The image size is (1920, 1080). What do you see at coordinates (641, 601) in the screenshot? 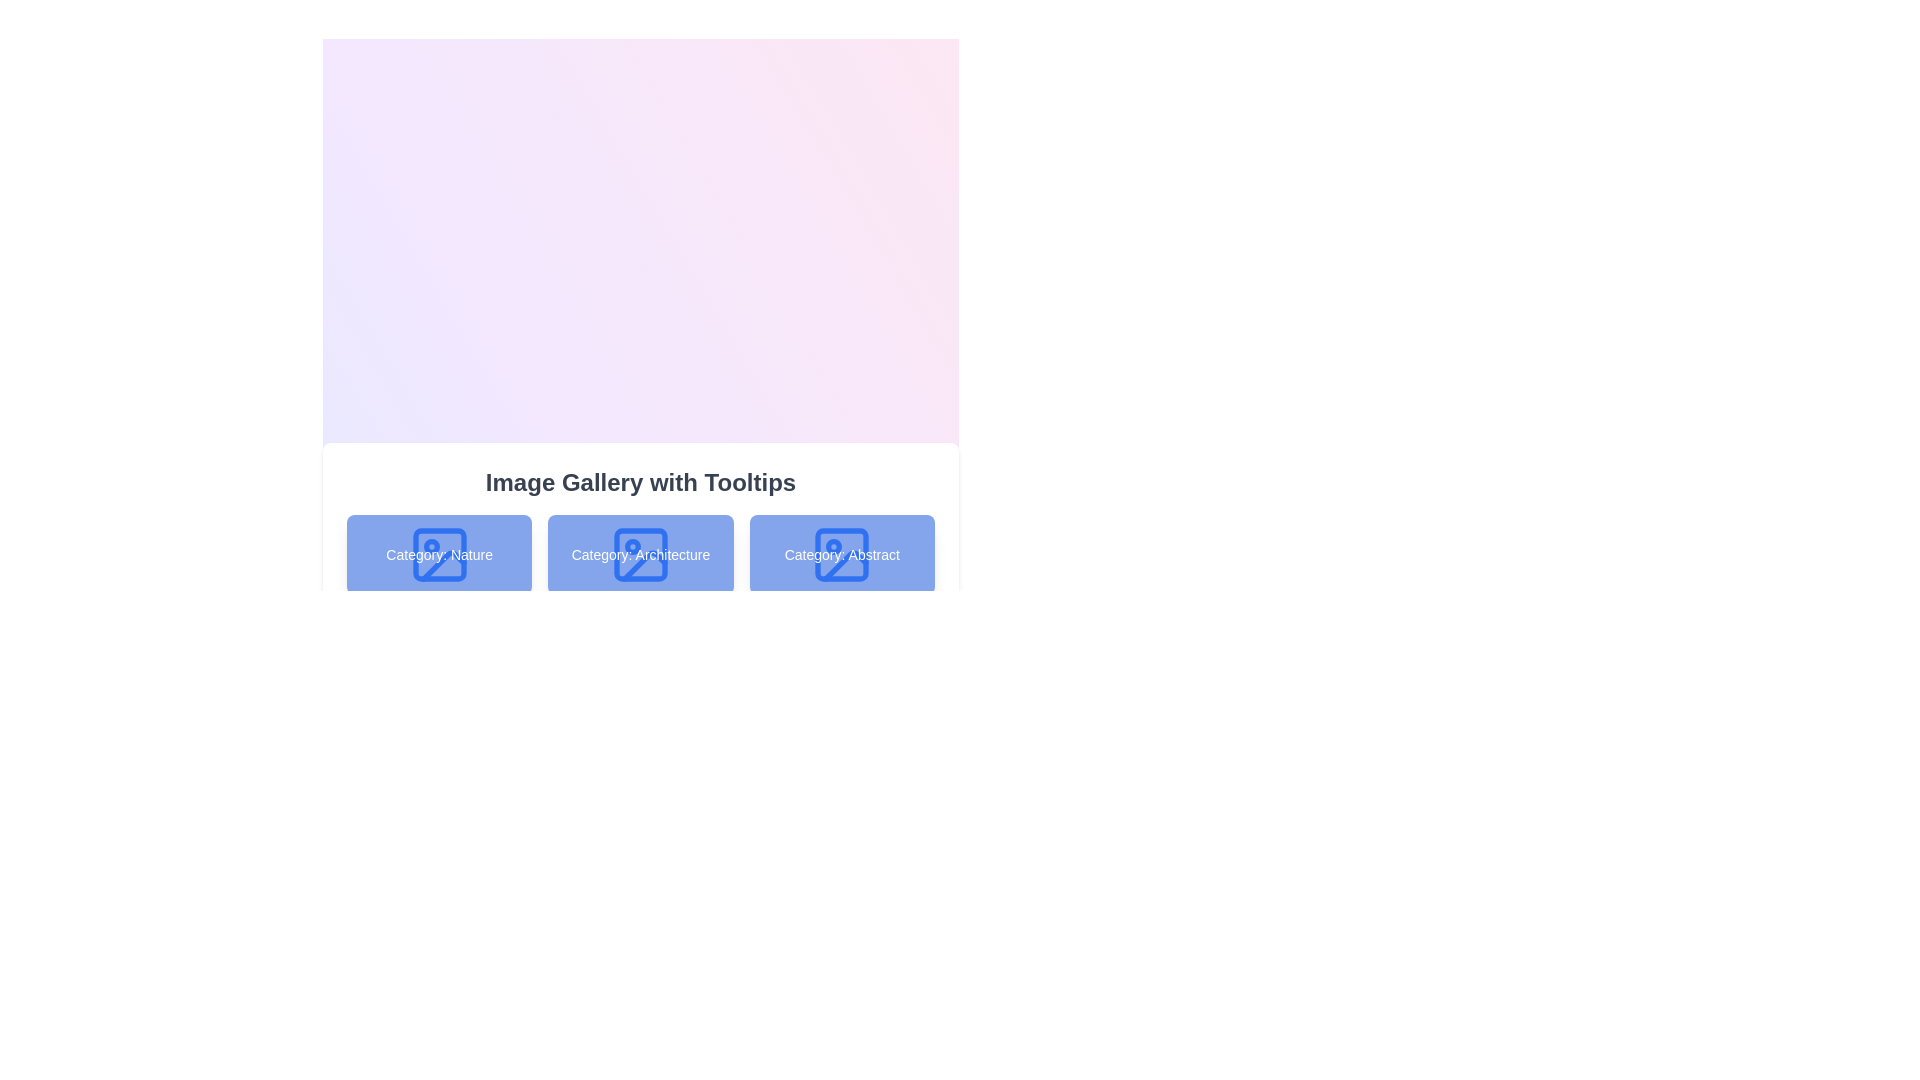
I see `the second grid item in the 'Image Gallery with Tooltips' that represents the category 'Architecture'` at bounding box center [641, 601].